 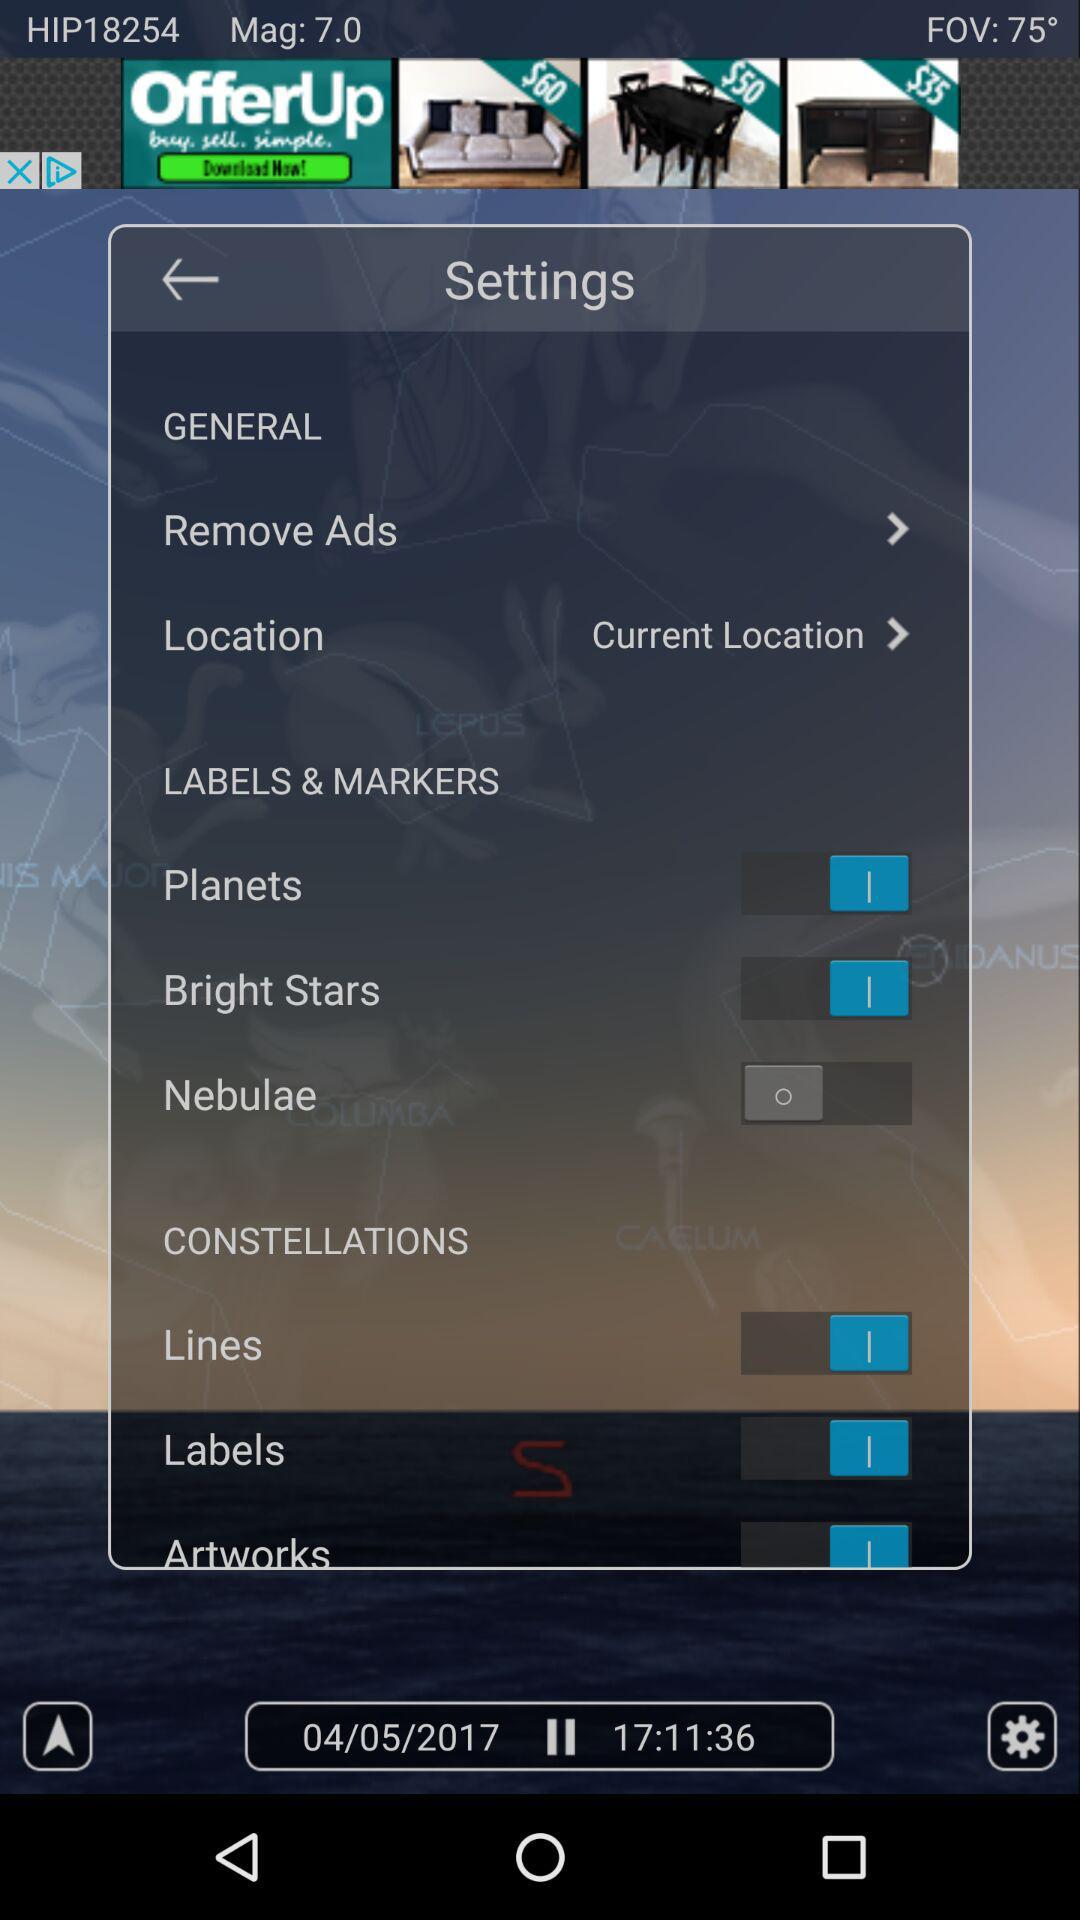 What do you see at coordinates (189, 277) in the screenshot?
I see `previuos` at bounding box center [189, 277].